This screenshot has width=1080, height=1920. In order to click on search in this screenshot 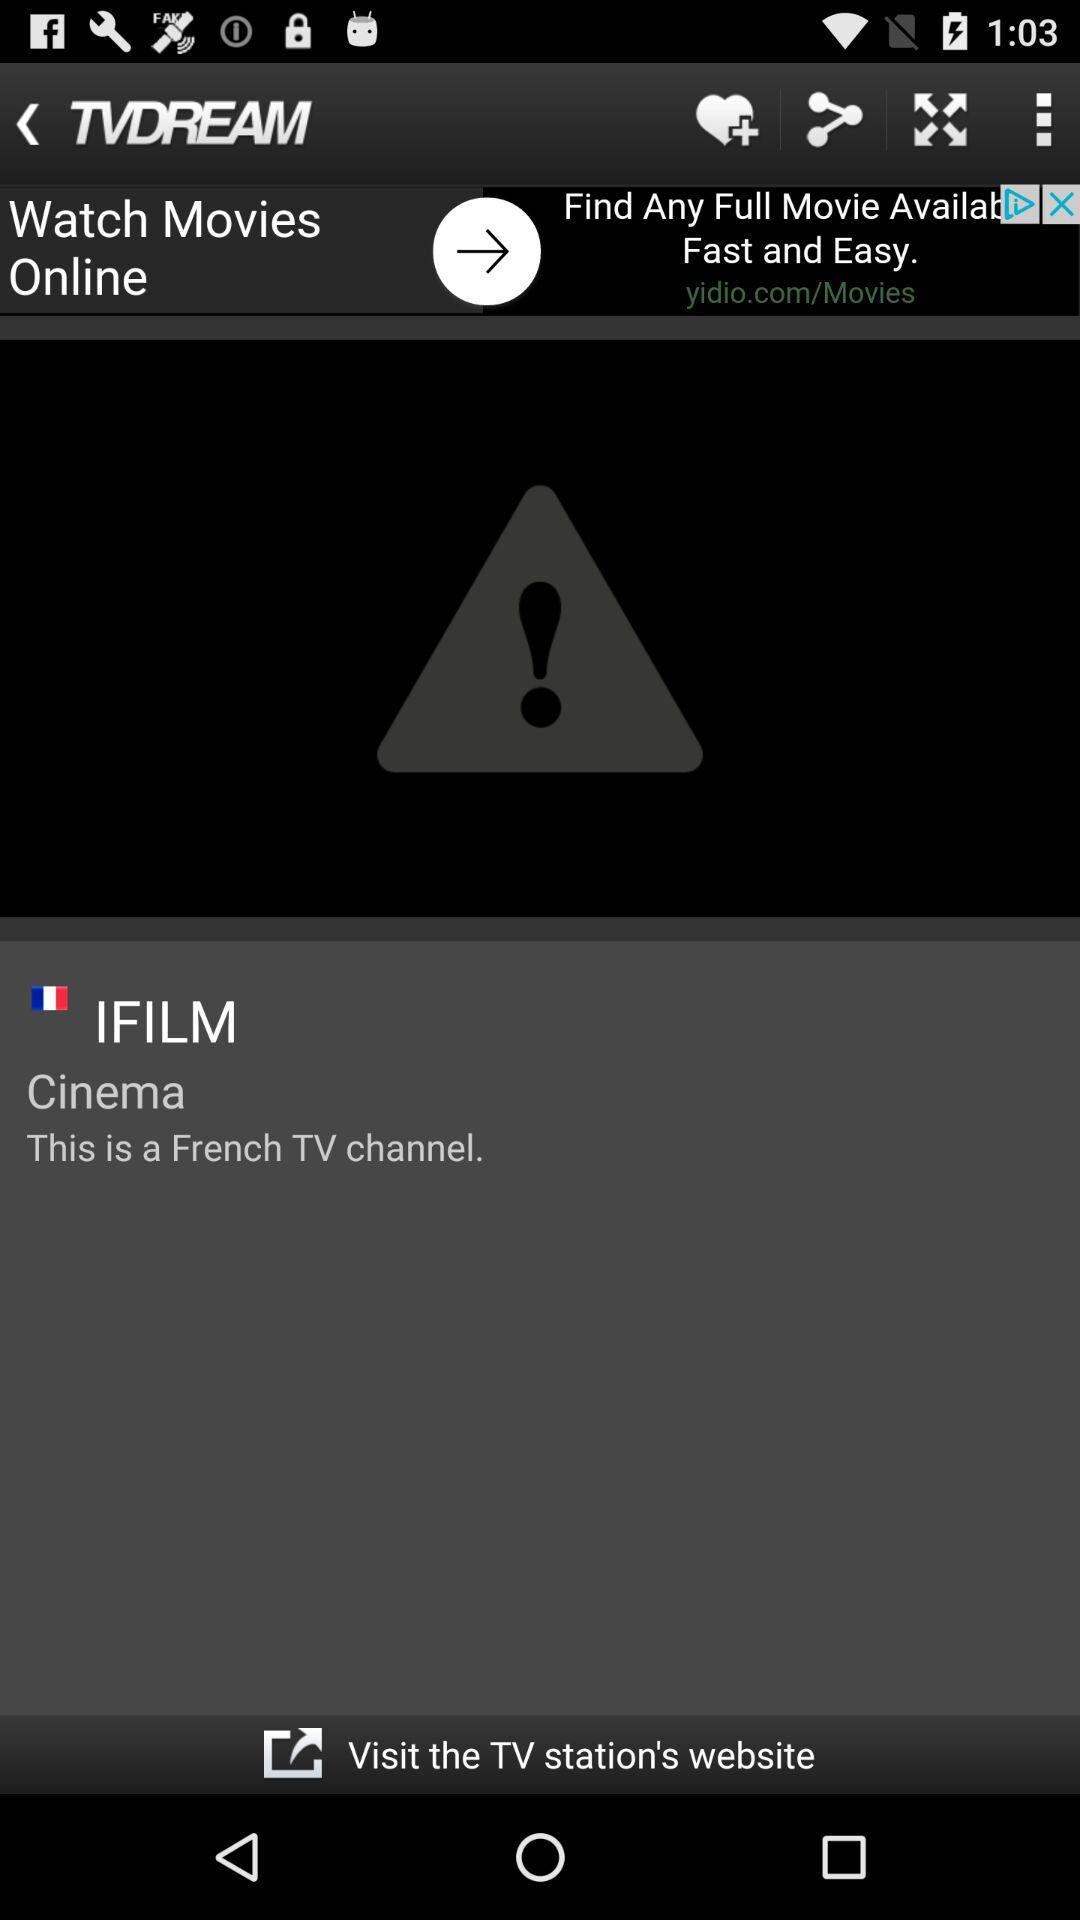, I will do `click(1042, 118)`.